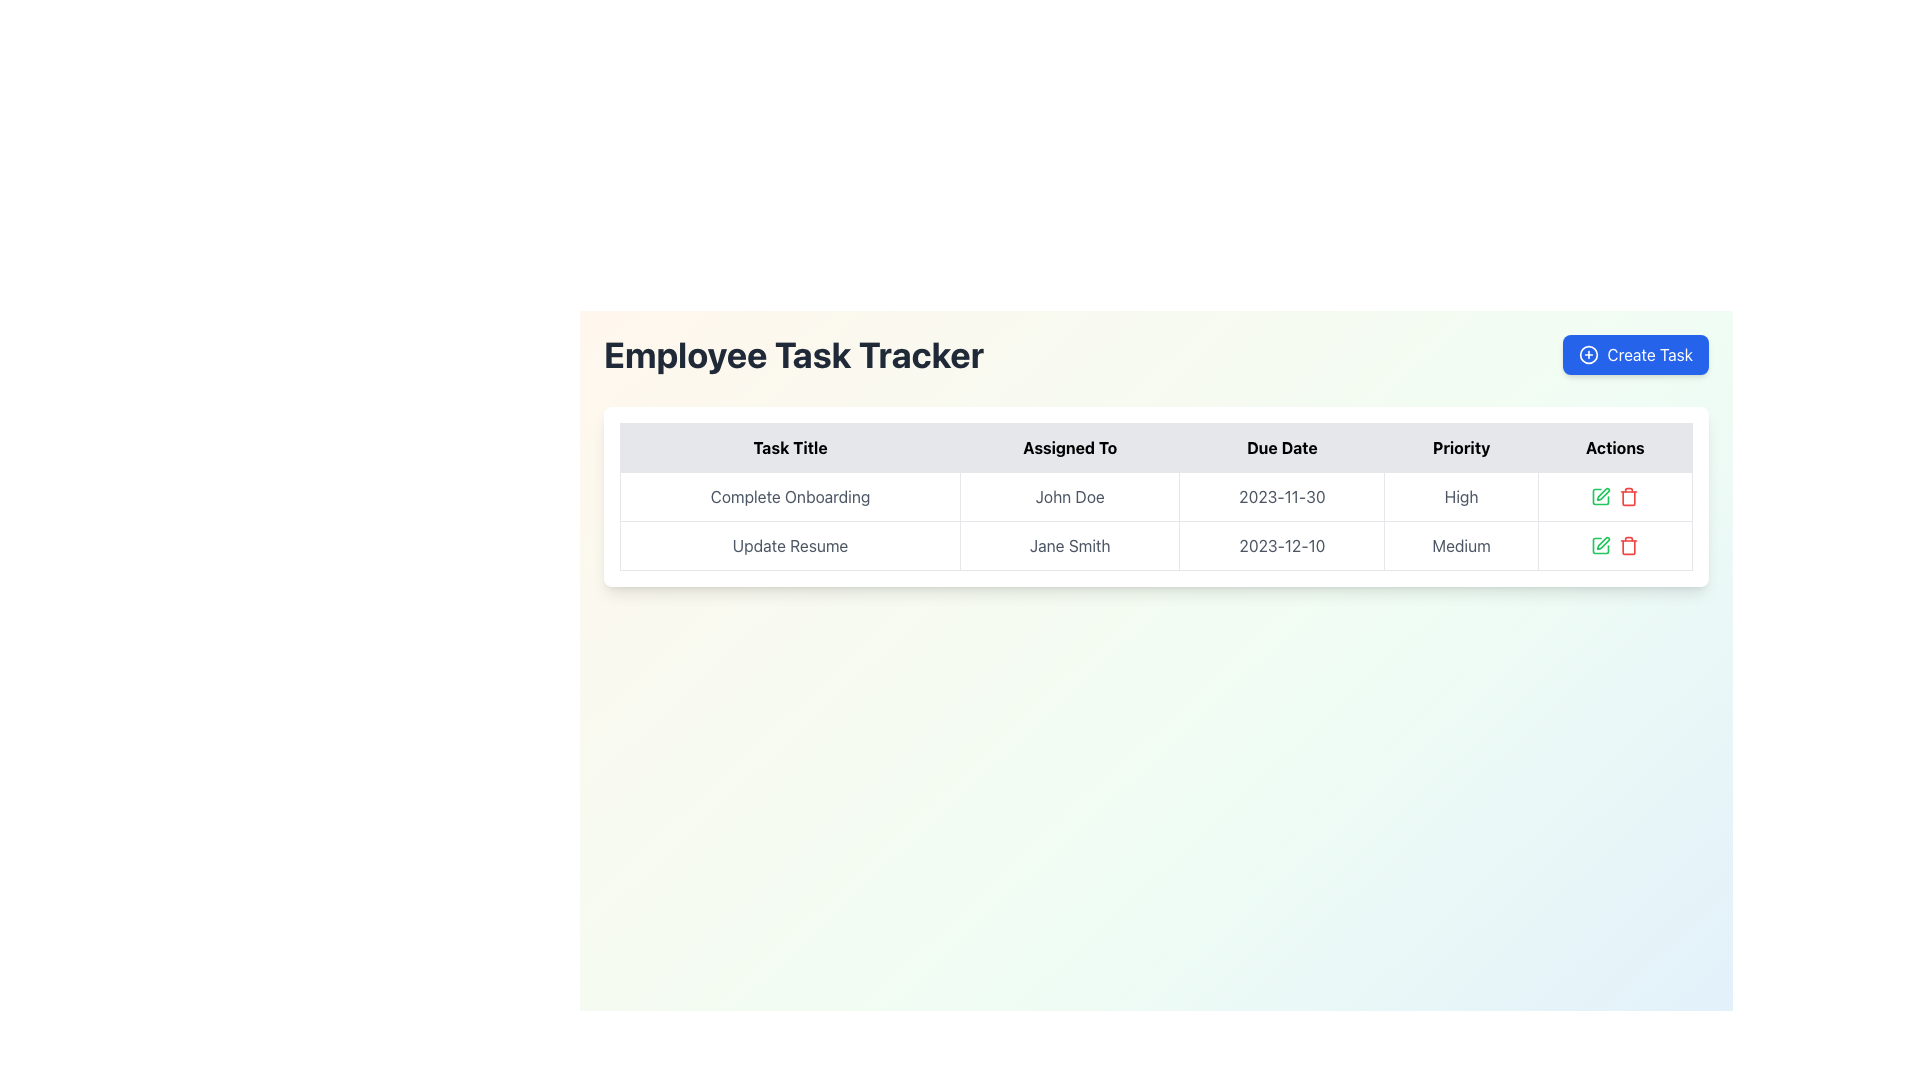 This screenshot has width=1920, height=1080. What do you see at coordinates (1601, 546) in the screenshot?
I see `the Edit Icon, which is a square with a pen overlay, located in the second row under the 'Actions' column for the task titled 'Update Resume'` at bounding box center [1601, 546].